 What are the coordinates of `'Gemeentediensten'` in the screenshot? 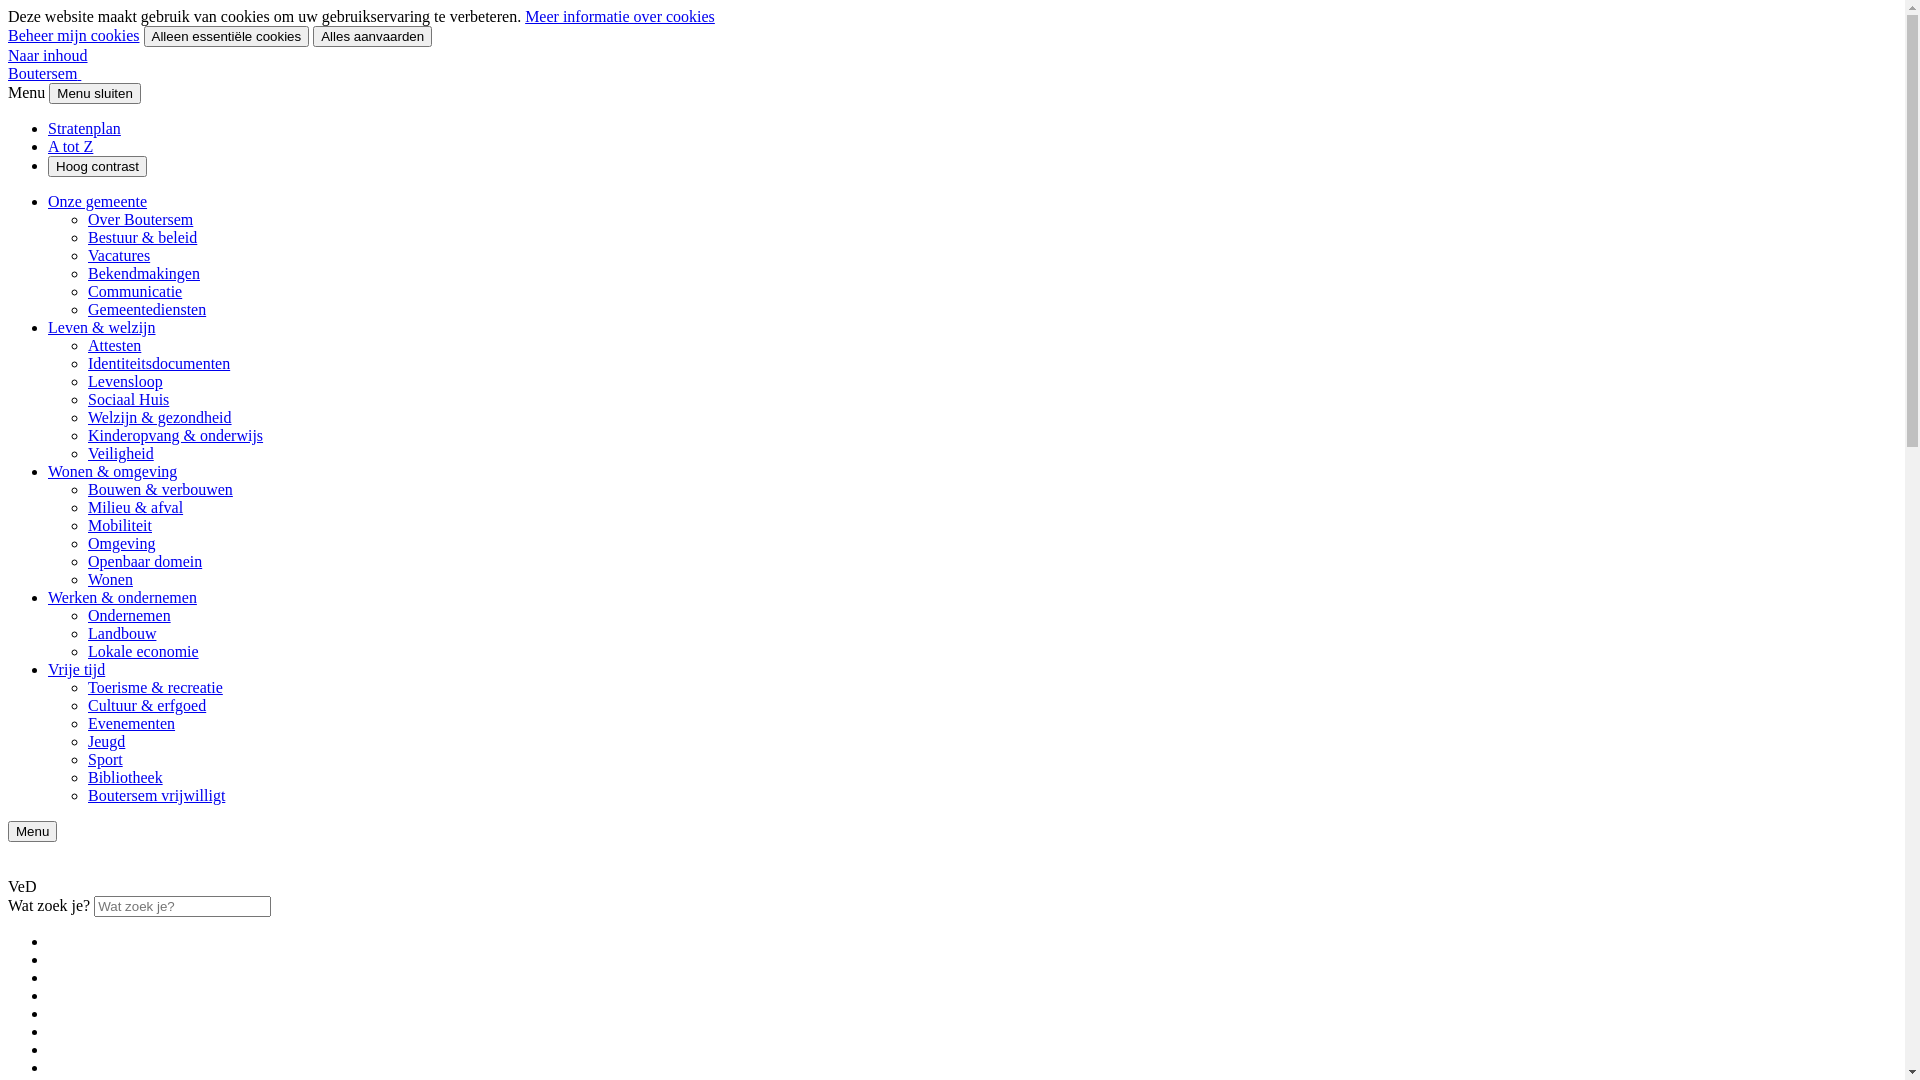 It's located at (146, 309).